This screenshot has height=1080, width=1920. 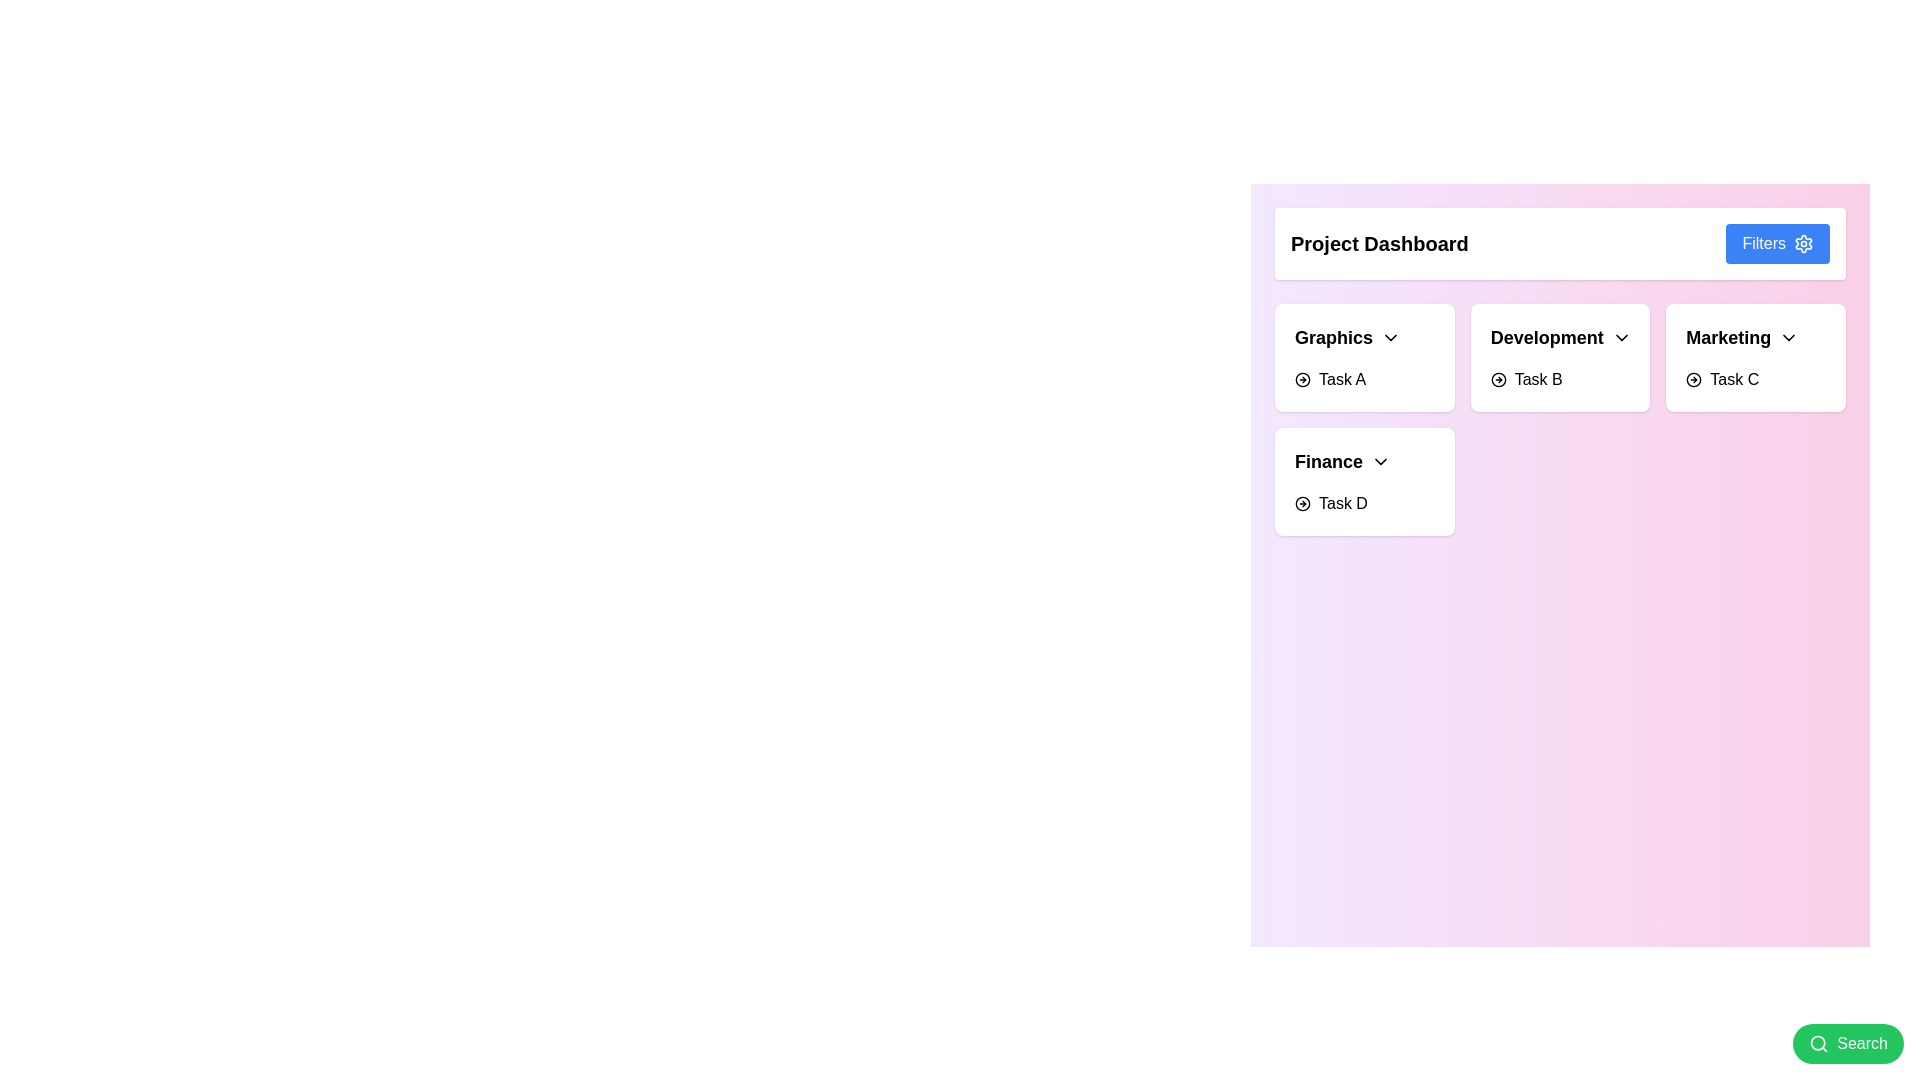 What do you see at coordinates (1329, 462) in the screenshot?
I see `the bolded text 'Finance' which is styled with a large font size and serves as the title within the bottom-left card of the 'Project Dashboard'` at bounding box center [1329, 462].